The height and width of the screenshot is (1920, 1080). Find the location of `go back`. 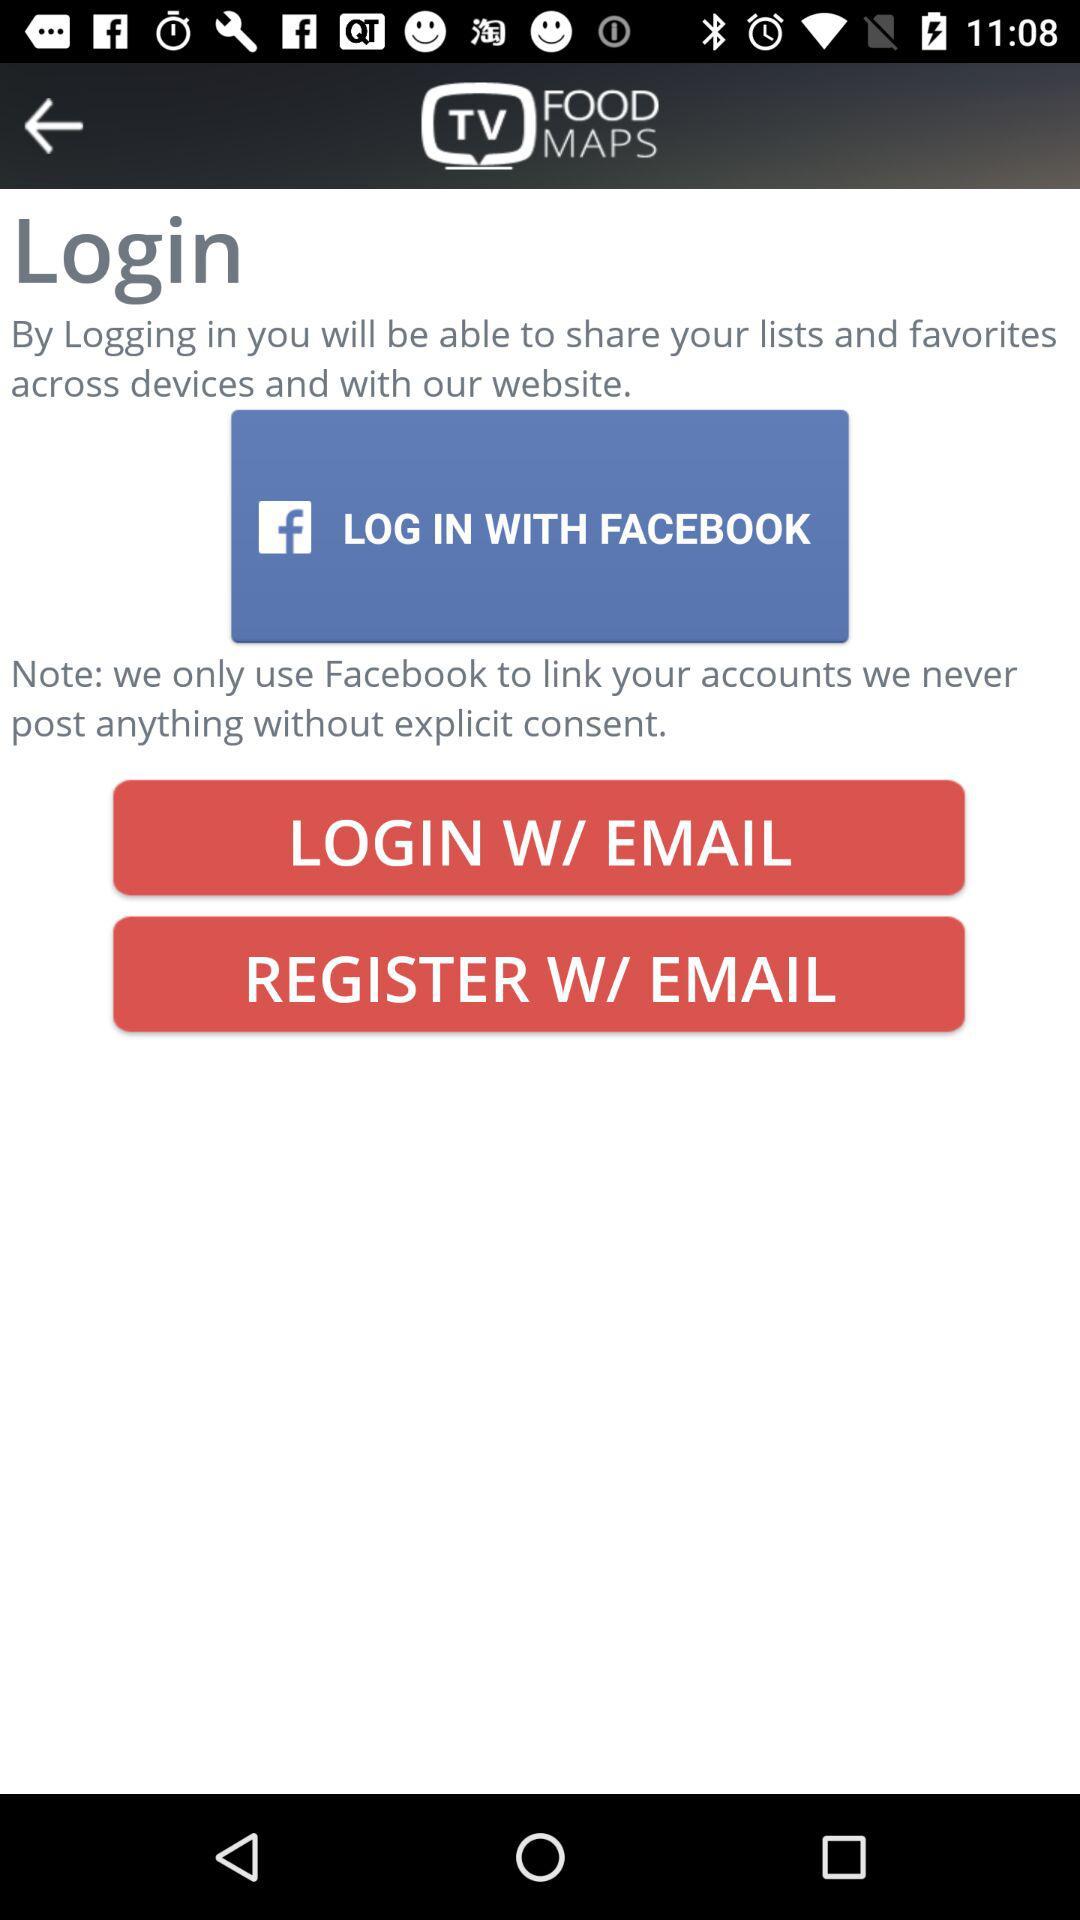

go back is located at coordinates (53, 124).